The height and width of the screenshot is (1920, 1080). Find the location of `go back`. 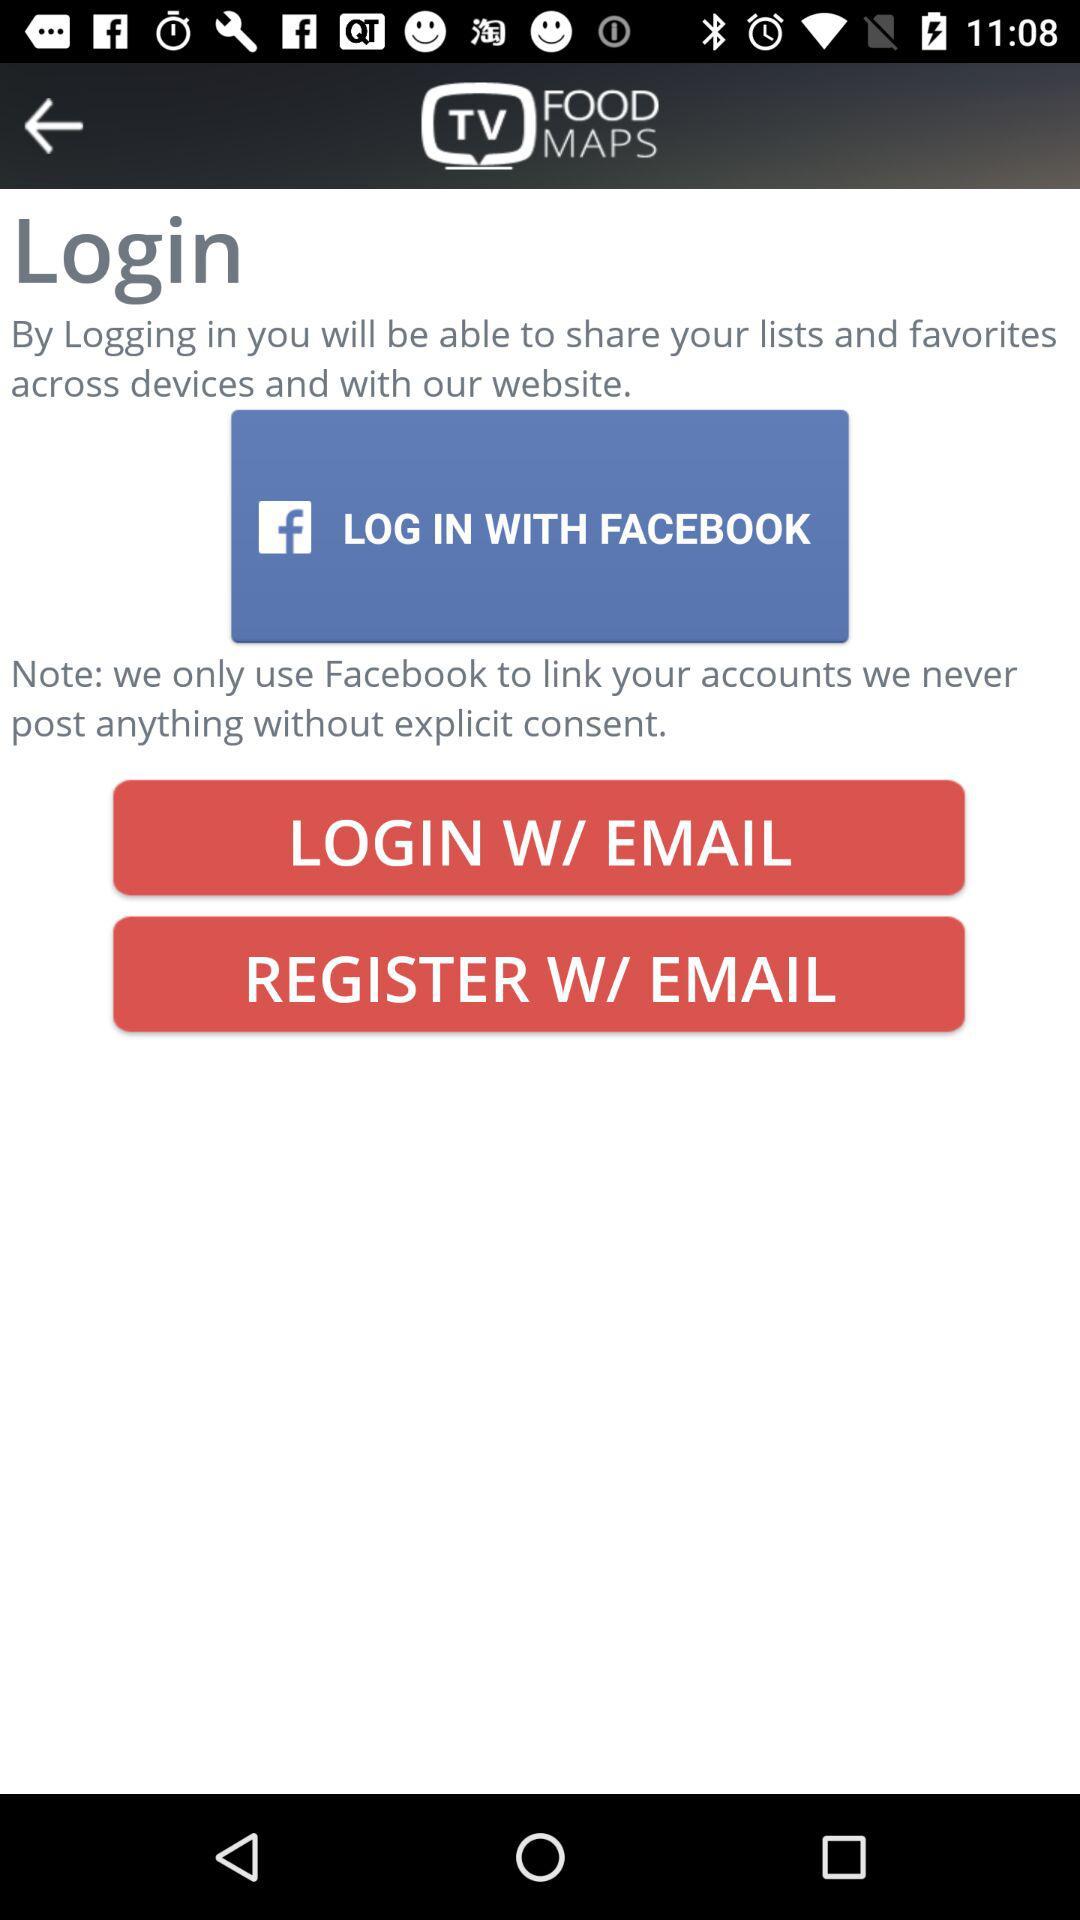

go back is located at coordinates (53, 124).